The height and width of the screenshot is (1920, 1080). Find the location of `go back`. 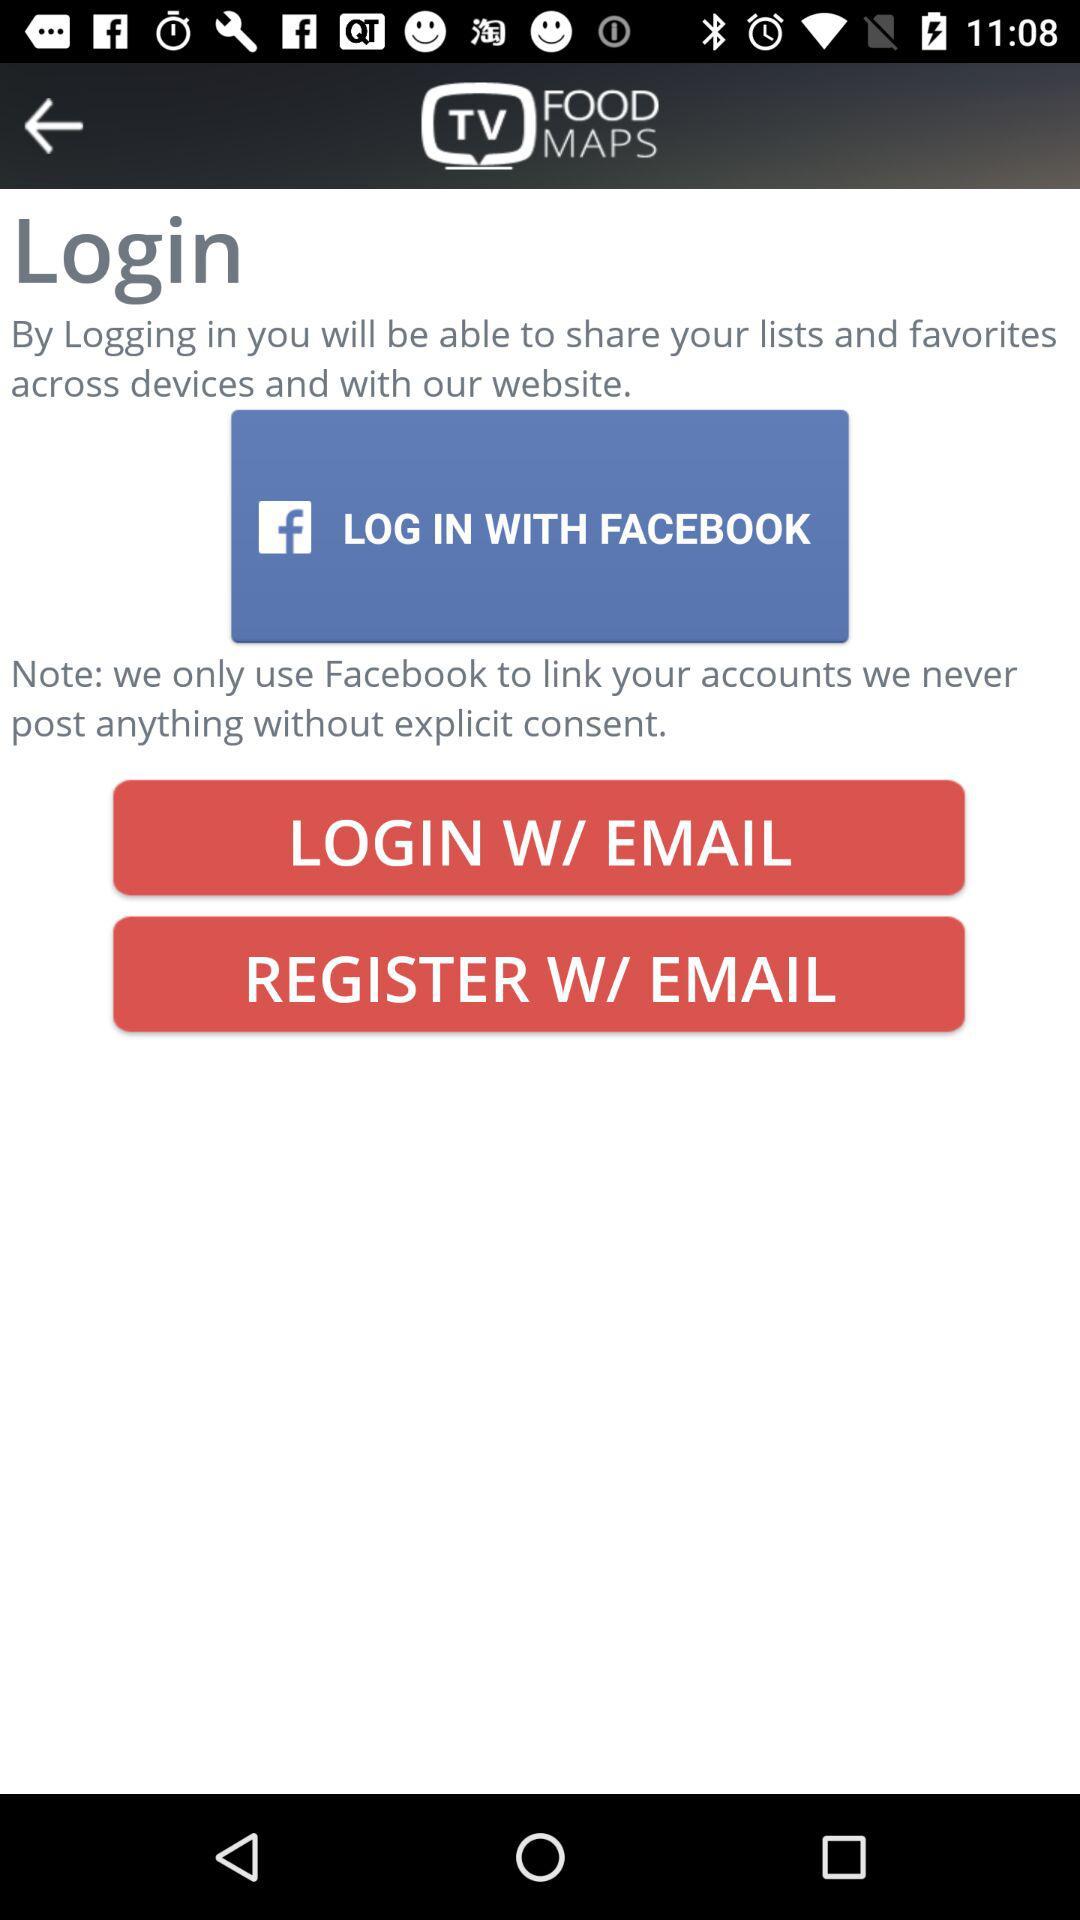

go back is located at coordinates (53, 124).